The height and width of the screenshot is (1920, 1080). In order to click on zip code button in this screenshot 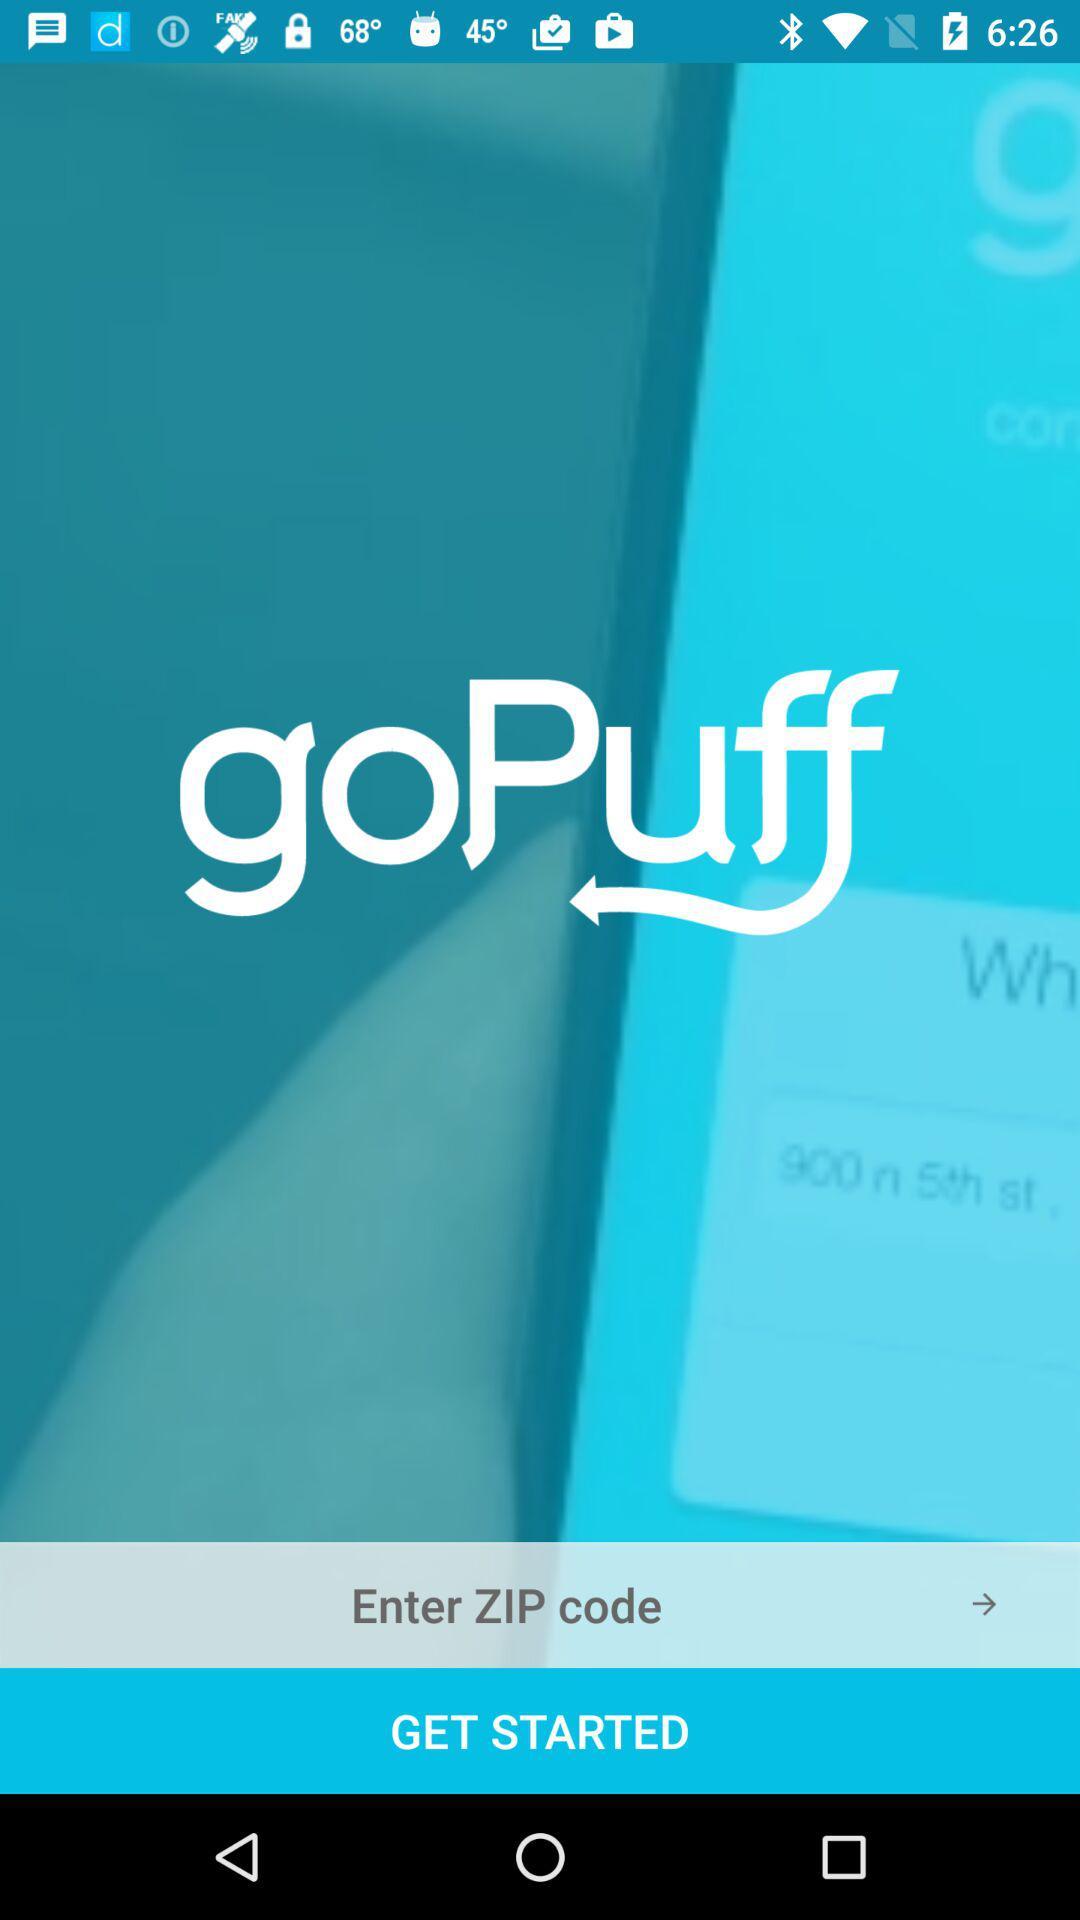, I will do `click(540, 1604)`.